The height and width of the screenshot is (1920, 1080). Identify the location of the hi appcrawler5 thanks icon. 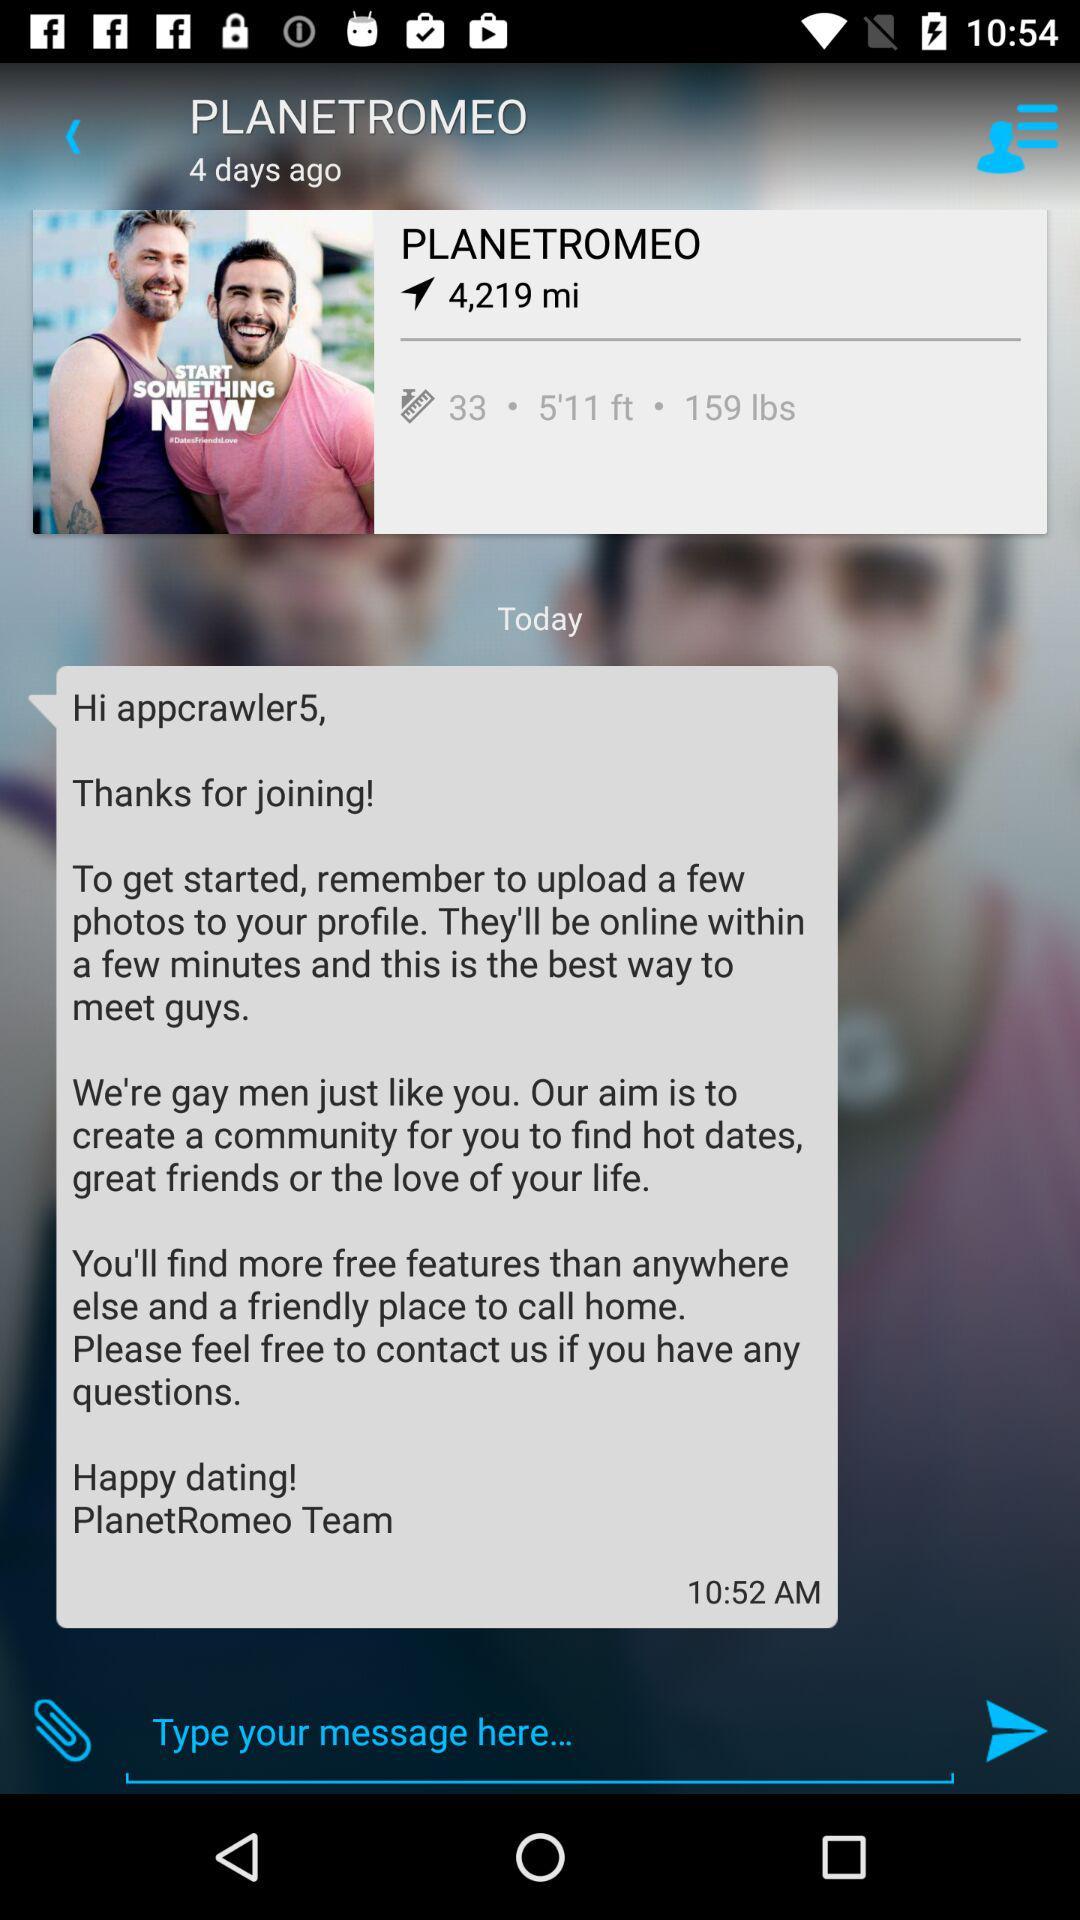
(446, 1111).